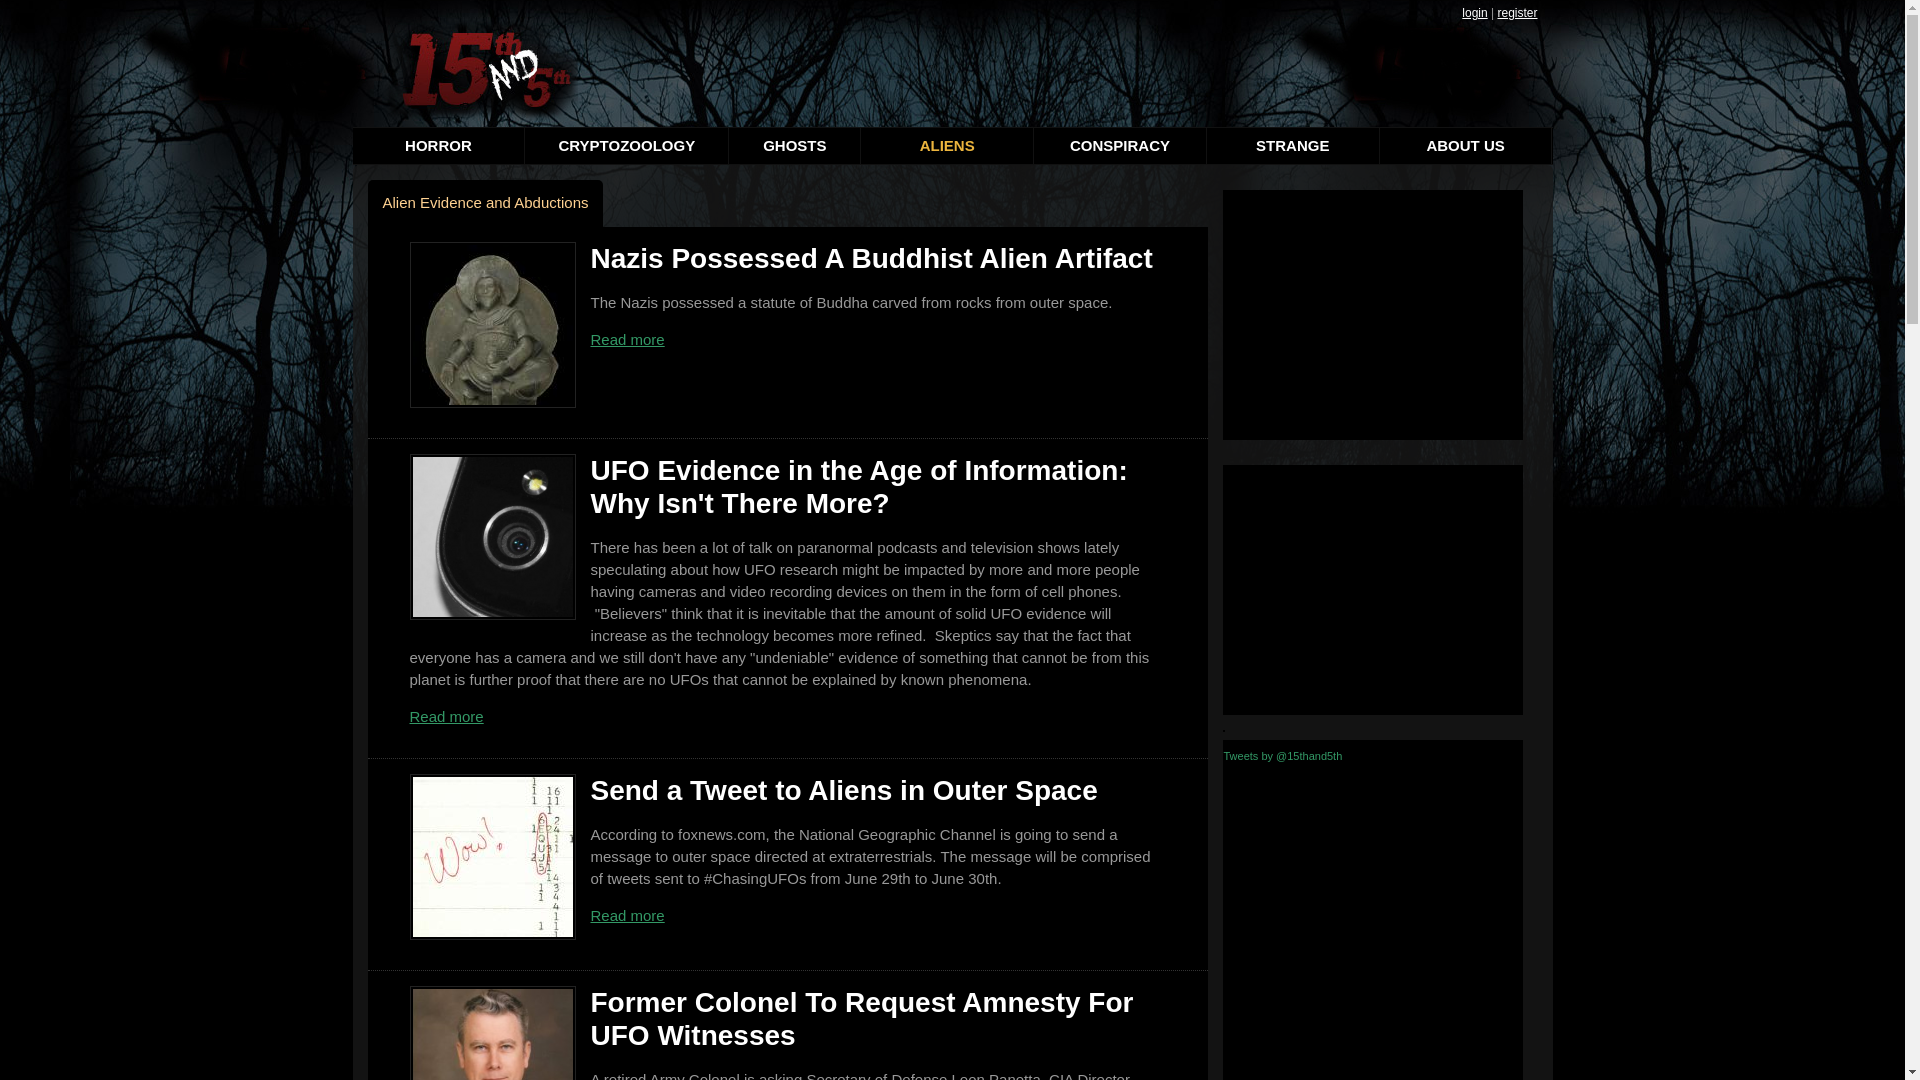 The image size is (1920, 1080). Describe the element at coordinates (1516, 12) in the screenshot. I see `'register'` at that location.